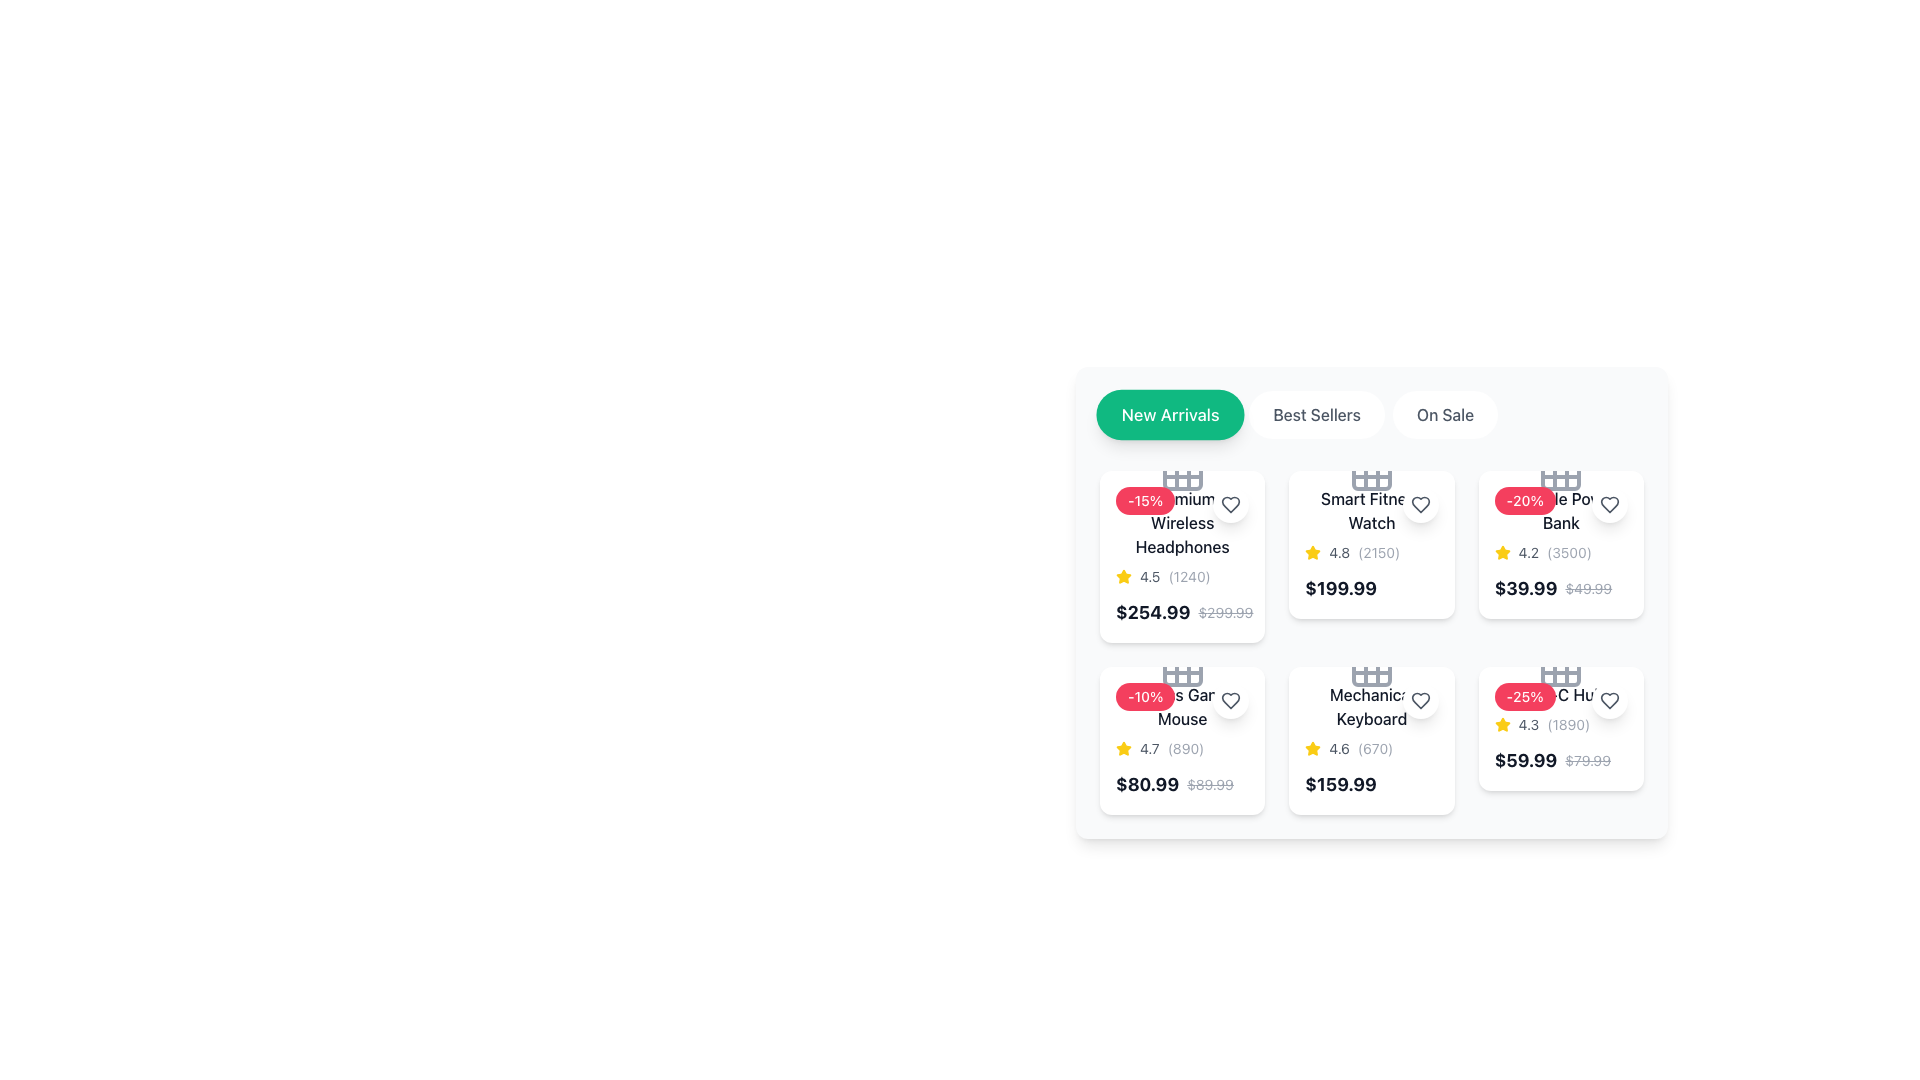 The image size is (1920, 1080). I want to click on the static text element displaying the original price, which is positioned above and to the right of the current price '$59.99' in the lower-right product card, so click(1587, 760).